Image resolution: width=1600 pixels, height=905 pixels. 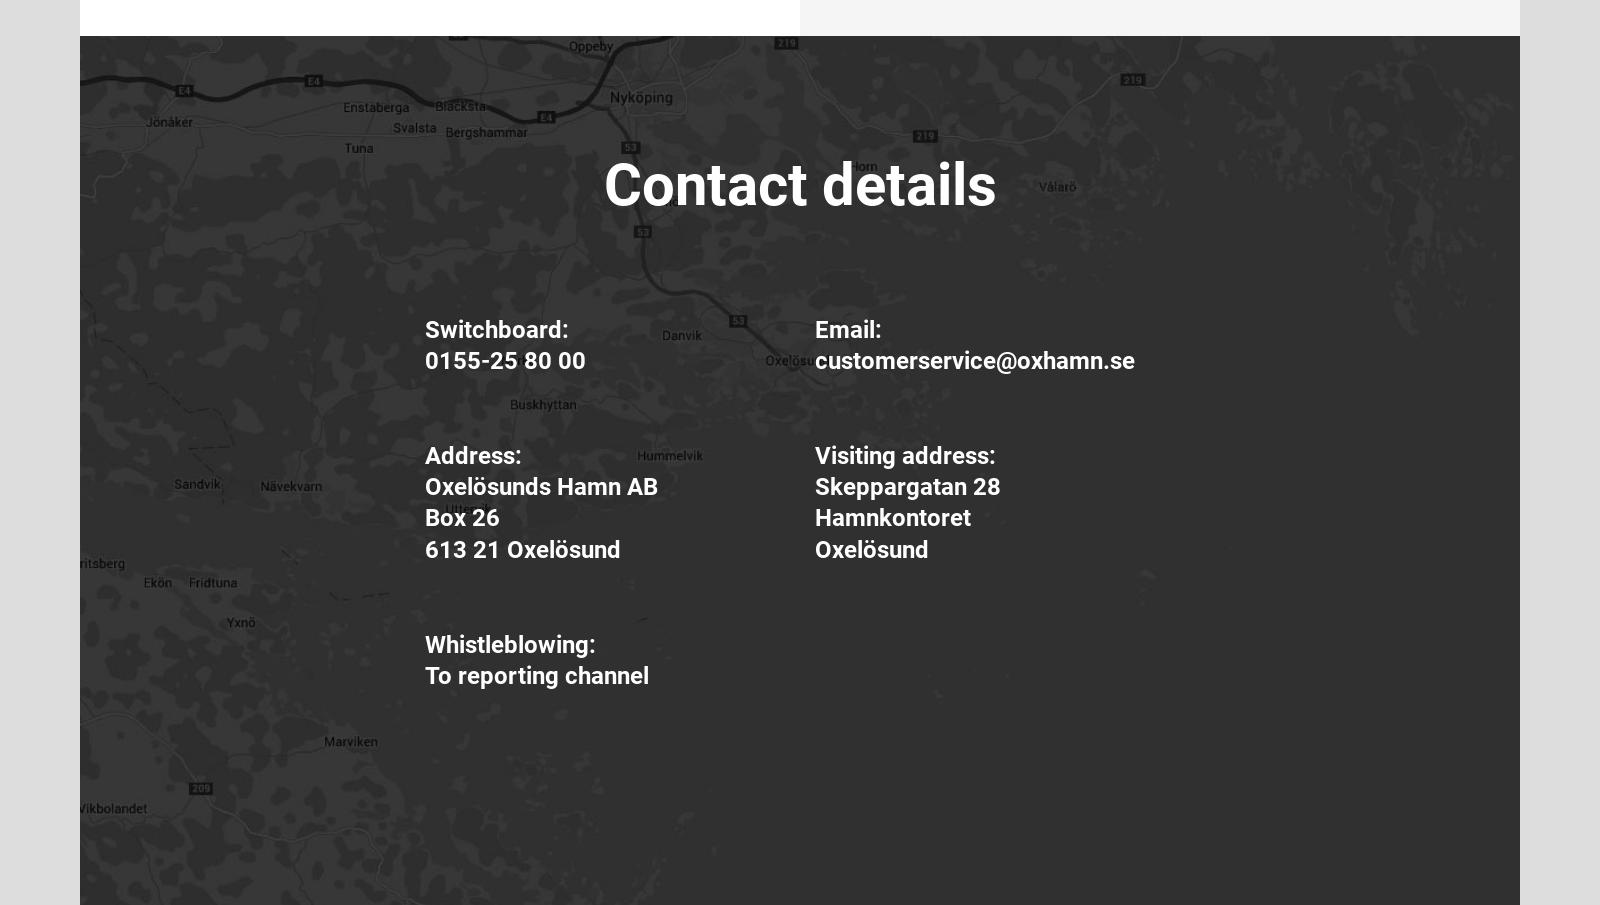 What do you see at coordinates (907, 486) in the screenshot?
I see `'Skeppargatan 28'` at bounding box center [907, 486].